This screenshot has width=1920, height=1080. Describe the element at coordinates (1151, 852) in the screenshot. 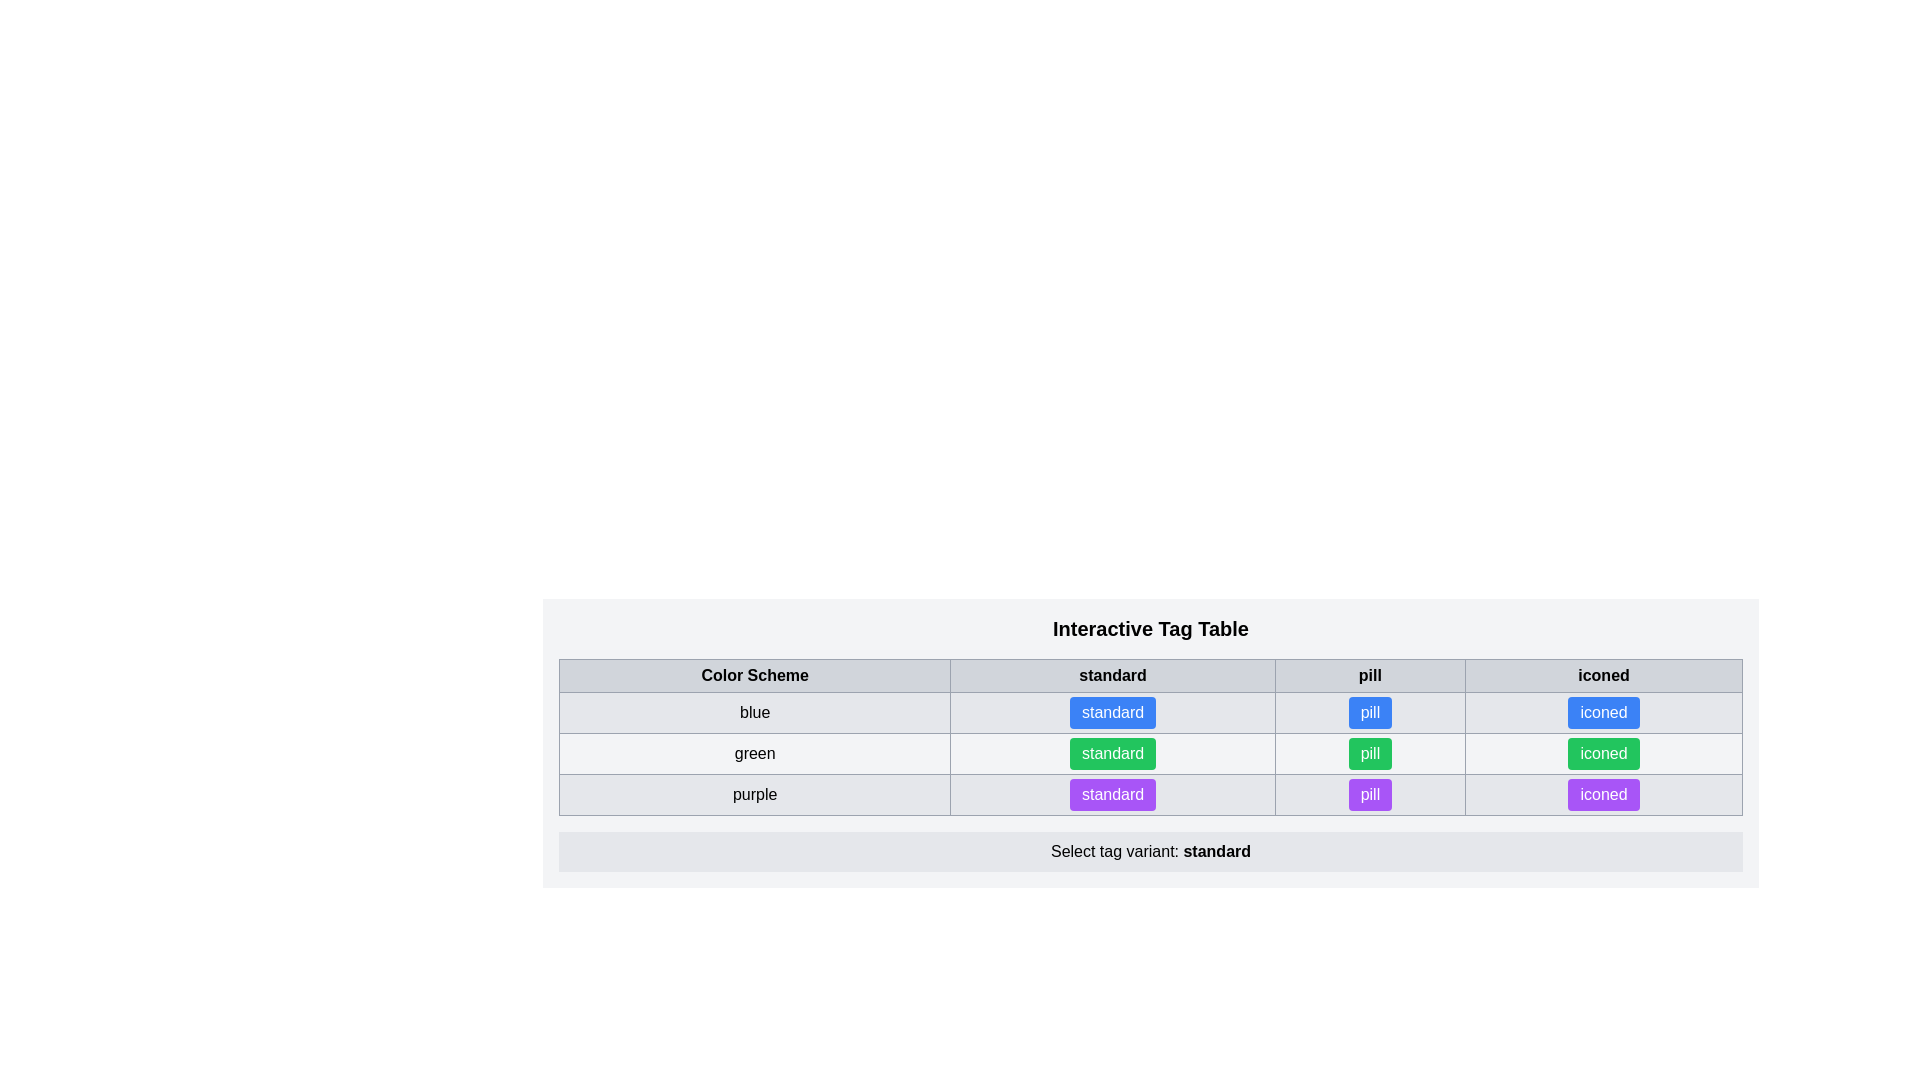

I see `the informational text that says 'Select tag variant: standard', located at the bottom of the interface below the 'Interactive Tag Table' section` at that location.